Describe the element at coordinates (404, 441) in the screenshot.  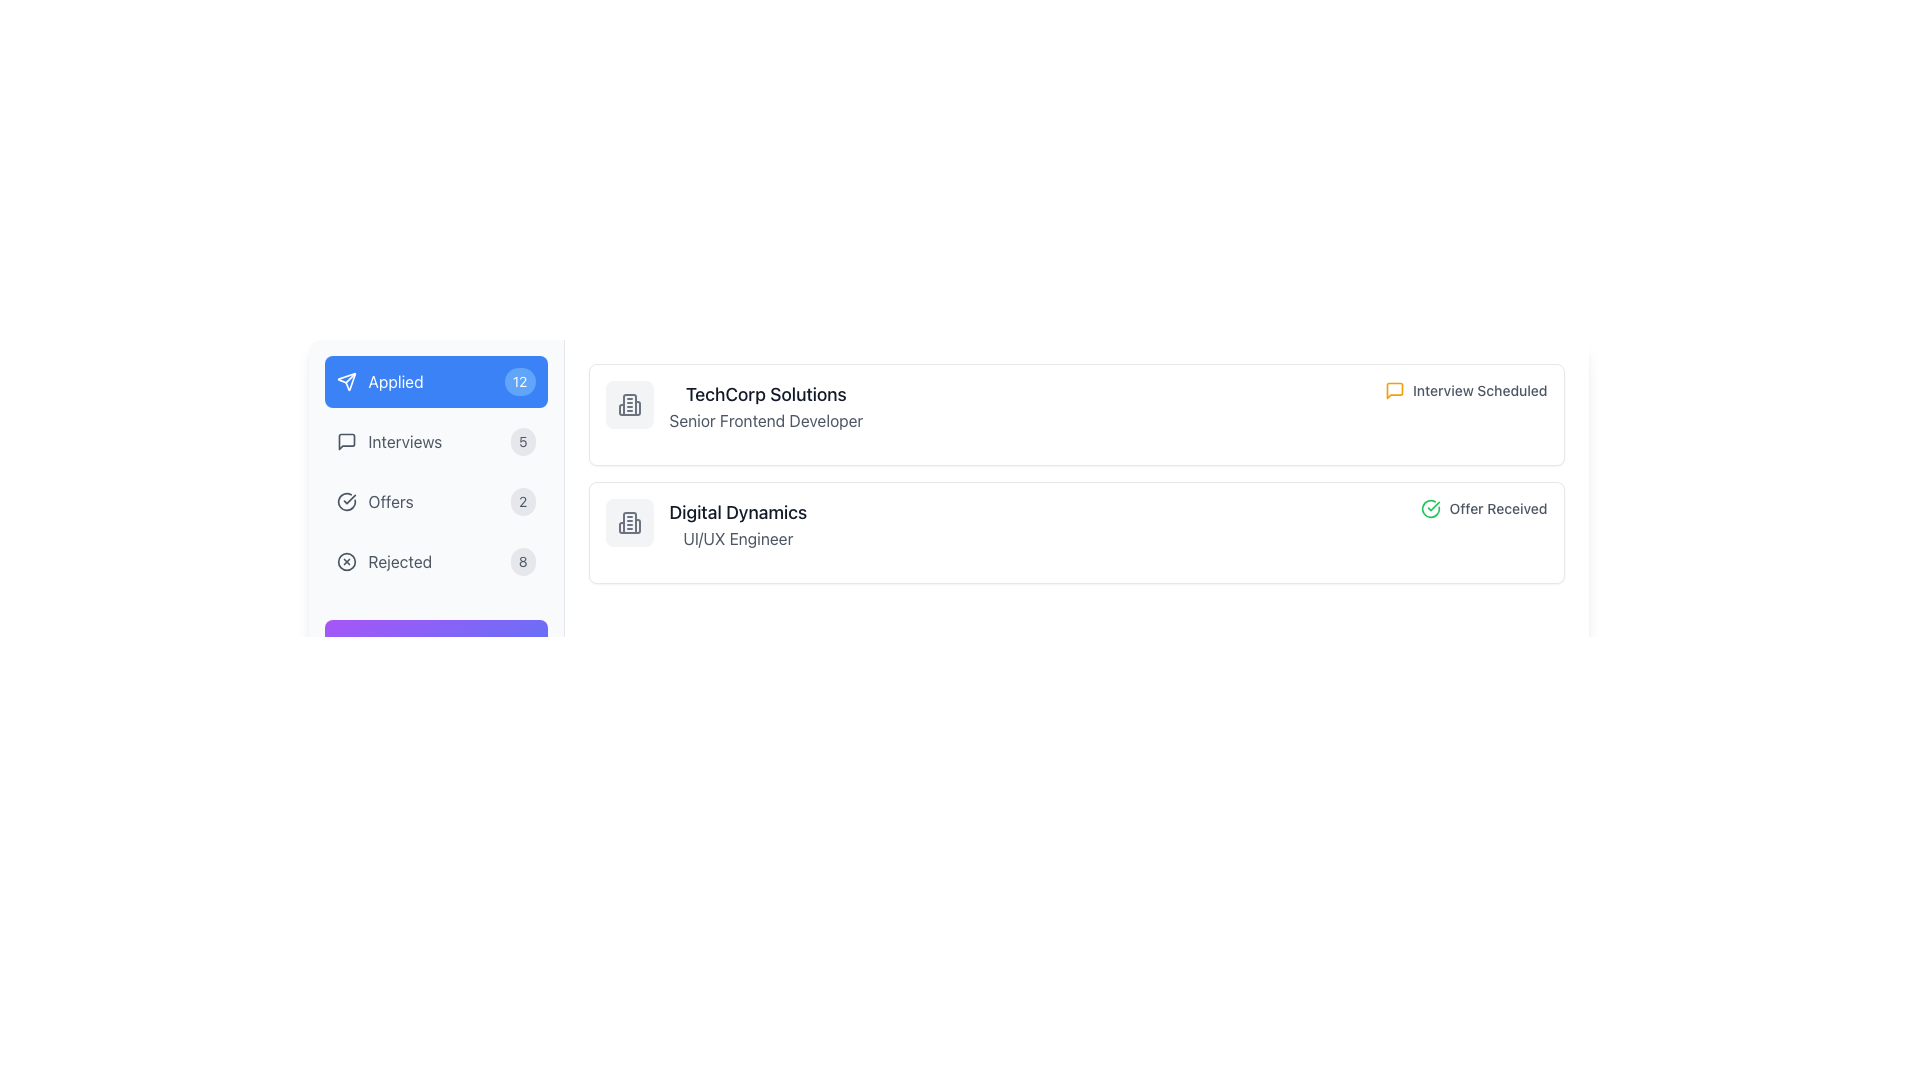
I see `the 'Interviews' text label in the vertical navigation panel` at that location.